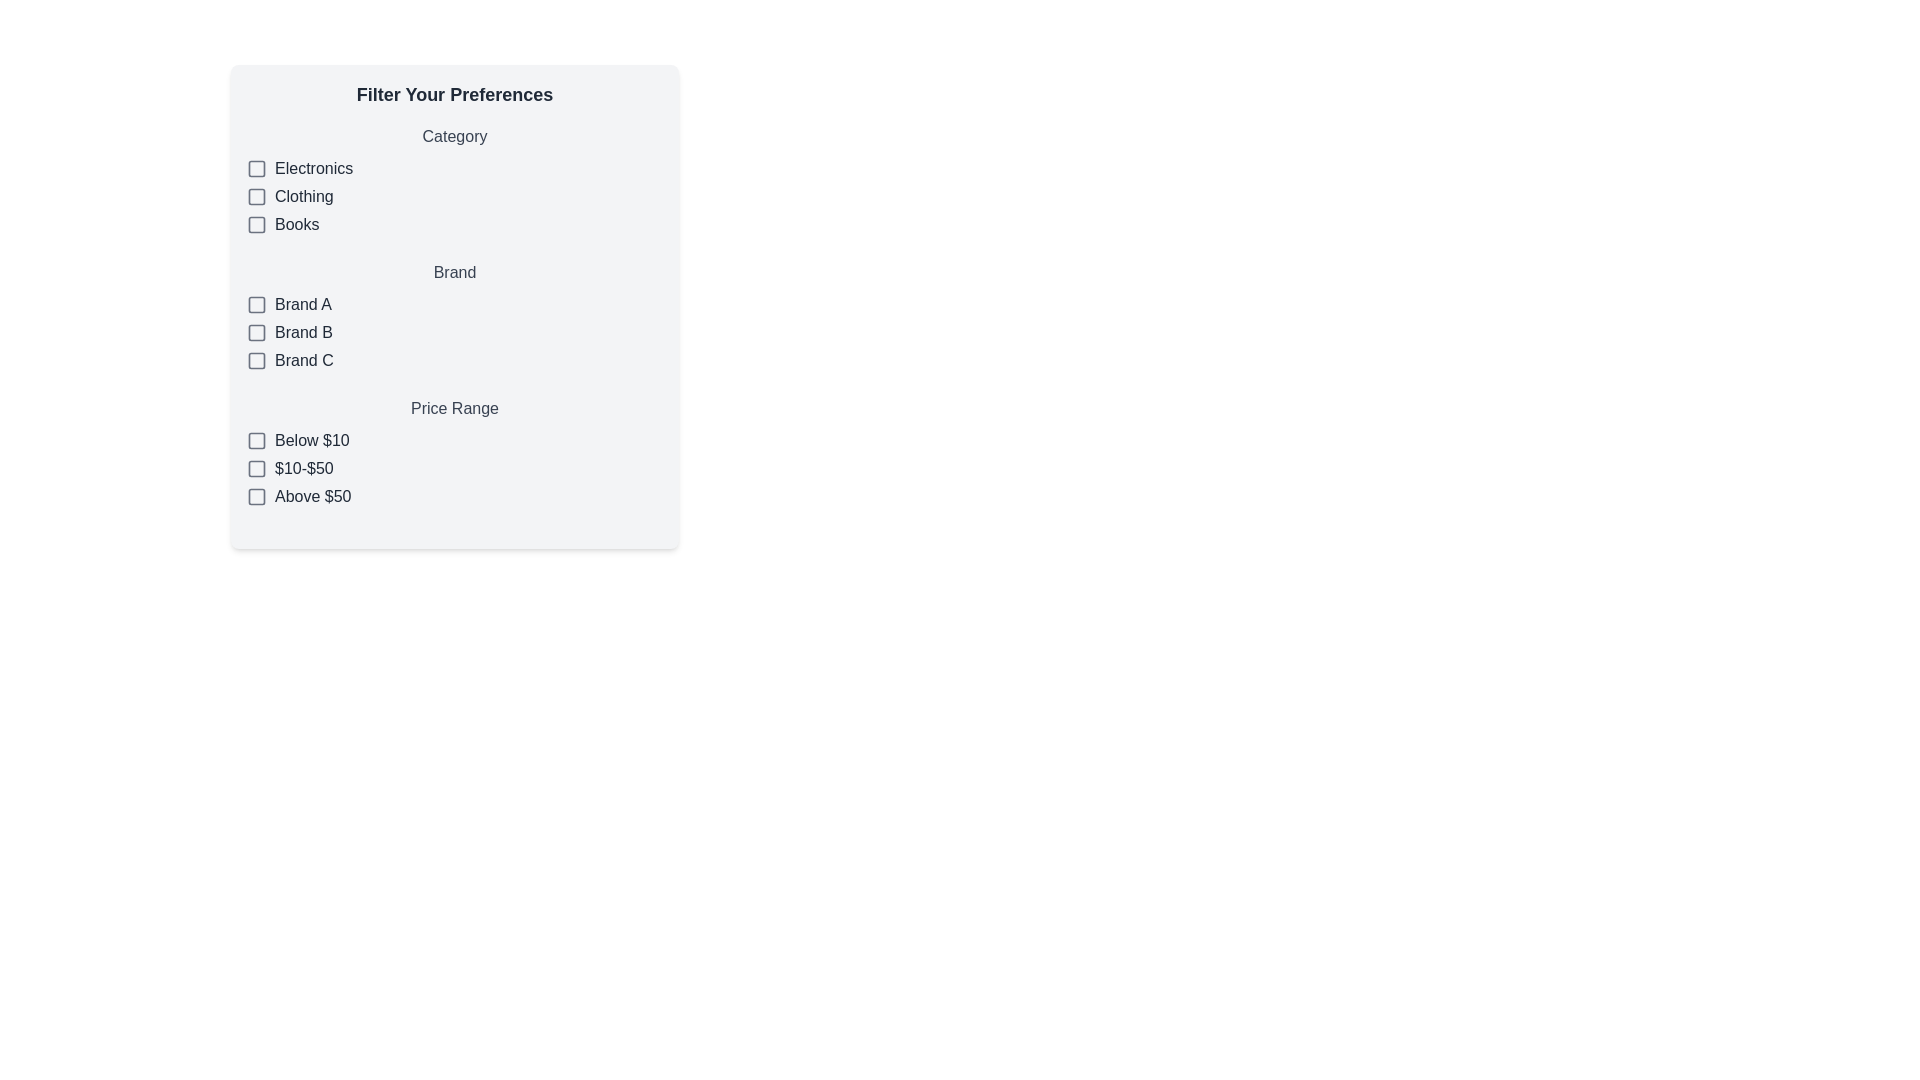  I want to click on the checkbox for filtering items by the 'Brand C' category located in the 'Brand' section of the user preference panel, so click(256, 361).